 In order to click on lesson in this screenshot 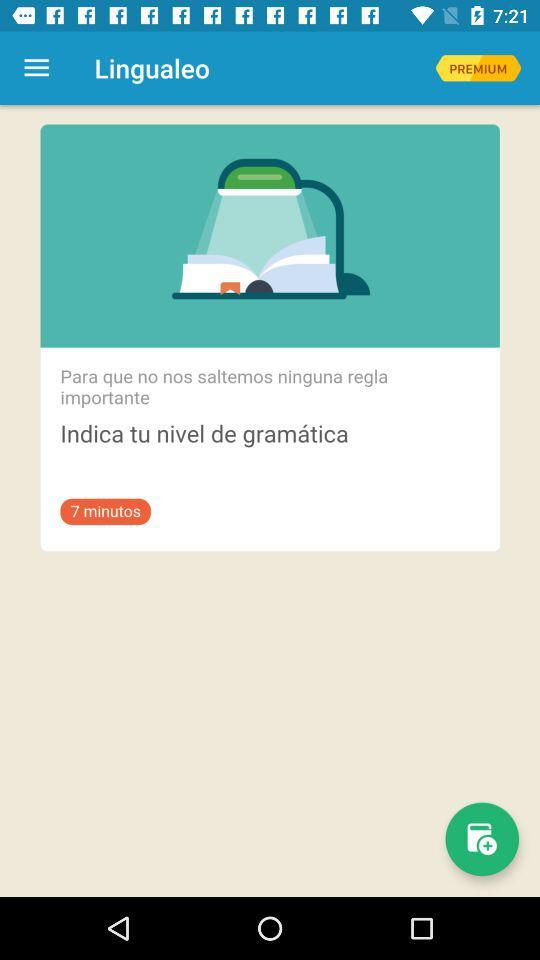, I will do `click(481, 839)`.